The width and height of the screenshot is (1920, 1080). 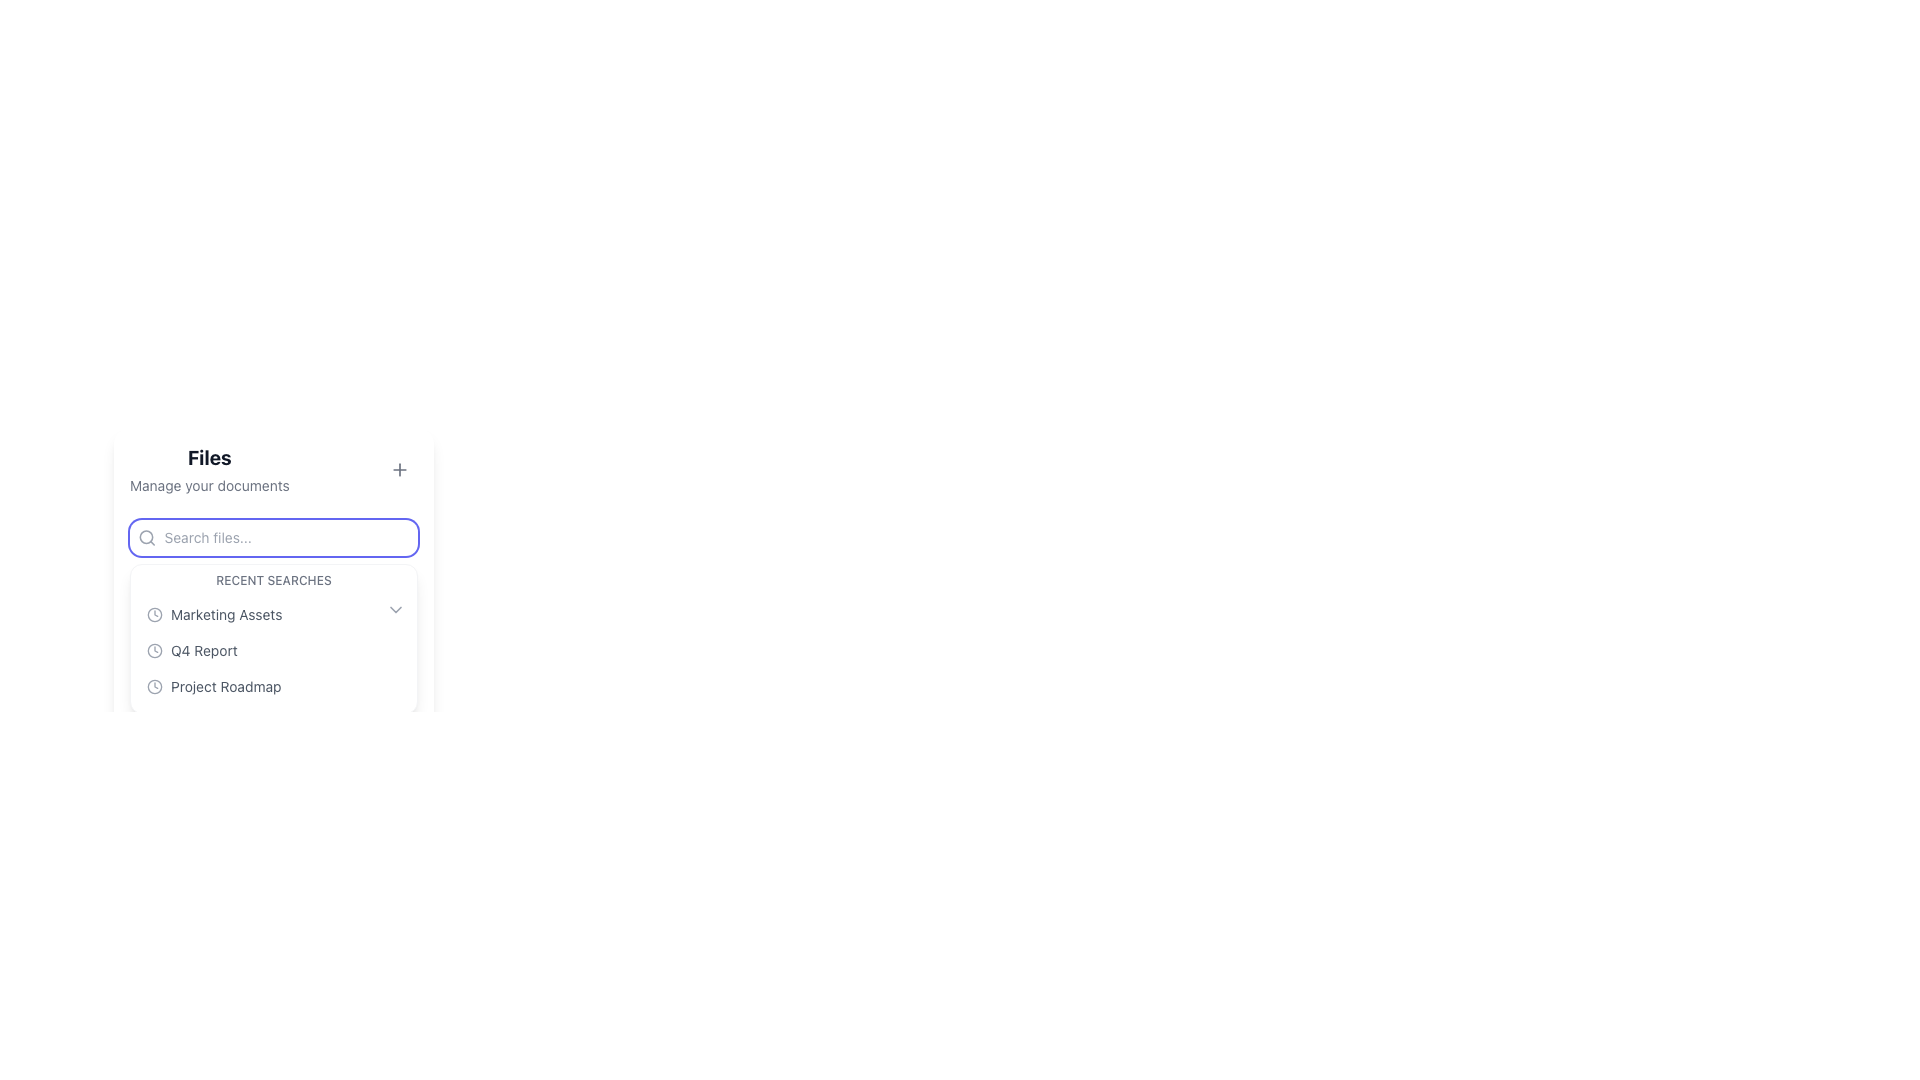 I want to click on the A badge indicating user activity for the 'Project Roadmap' item located in the 'Recent Searches' section, positioned to the right of the list entry, so click(x=352, y=693).